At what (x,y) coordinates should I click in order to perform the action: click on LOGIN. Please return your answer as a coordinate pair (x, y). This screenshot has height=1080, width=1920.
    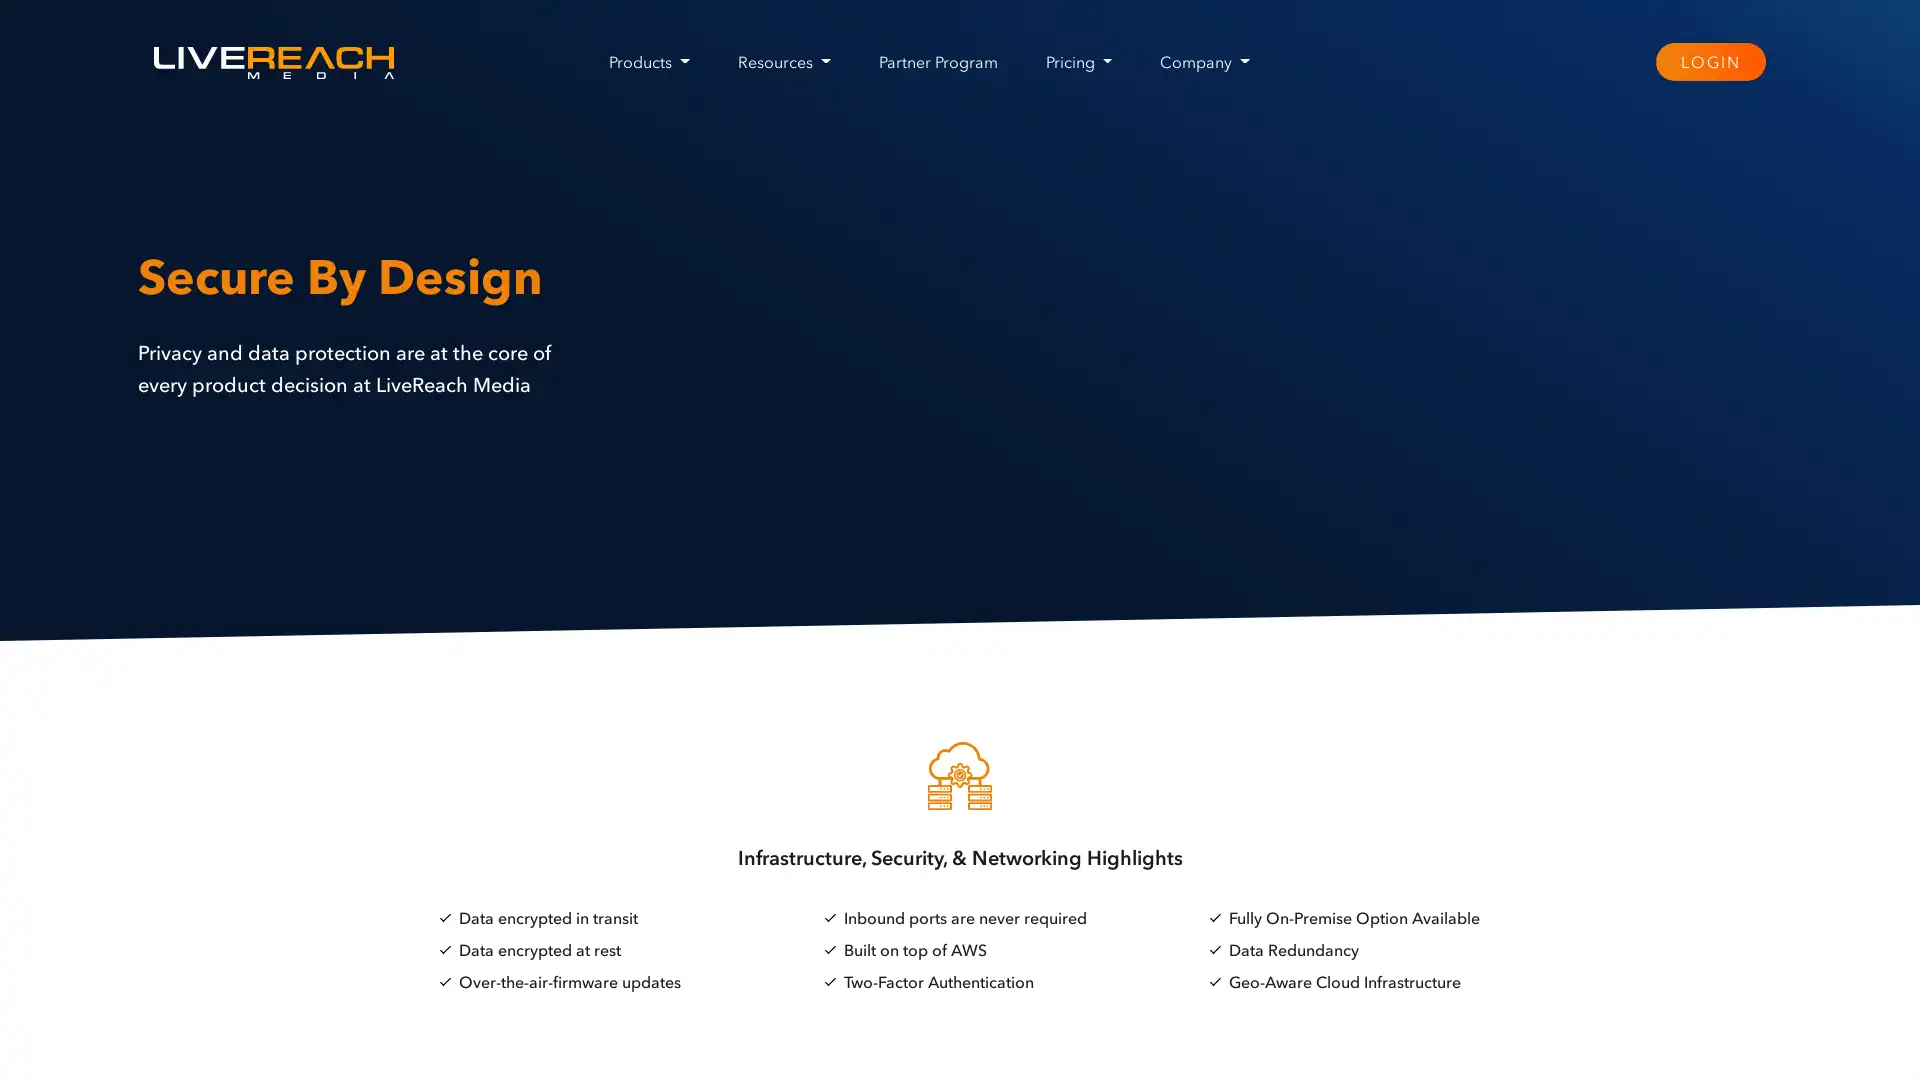
    Looking at the image, I should click on (1708, 60).